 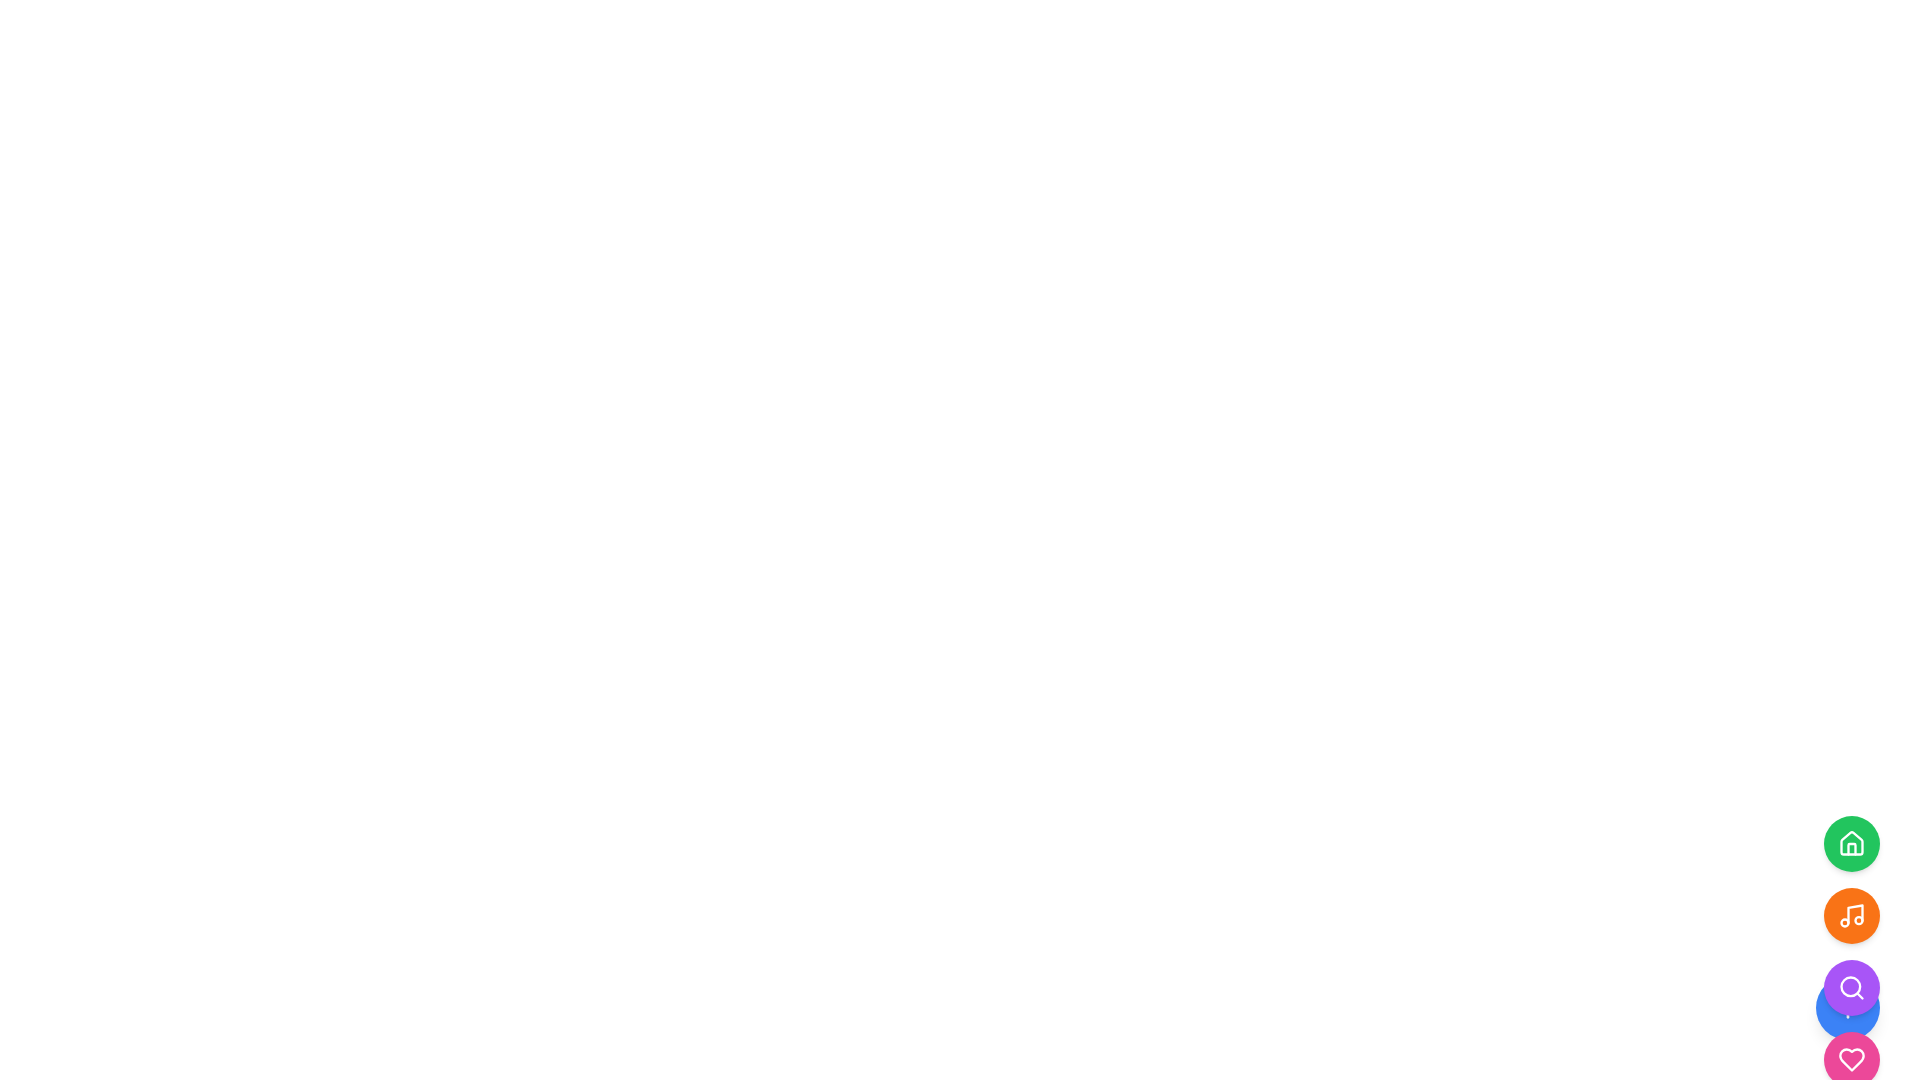 What do you see at coordinates (1851, 1059) in the screenshot?
I see `the circular icon button located at the far right of the interface, positioned at the bottom of a vertical stack of similar buttons for liking or marking items as favorites` at bounding box center [1851, 1059].